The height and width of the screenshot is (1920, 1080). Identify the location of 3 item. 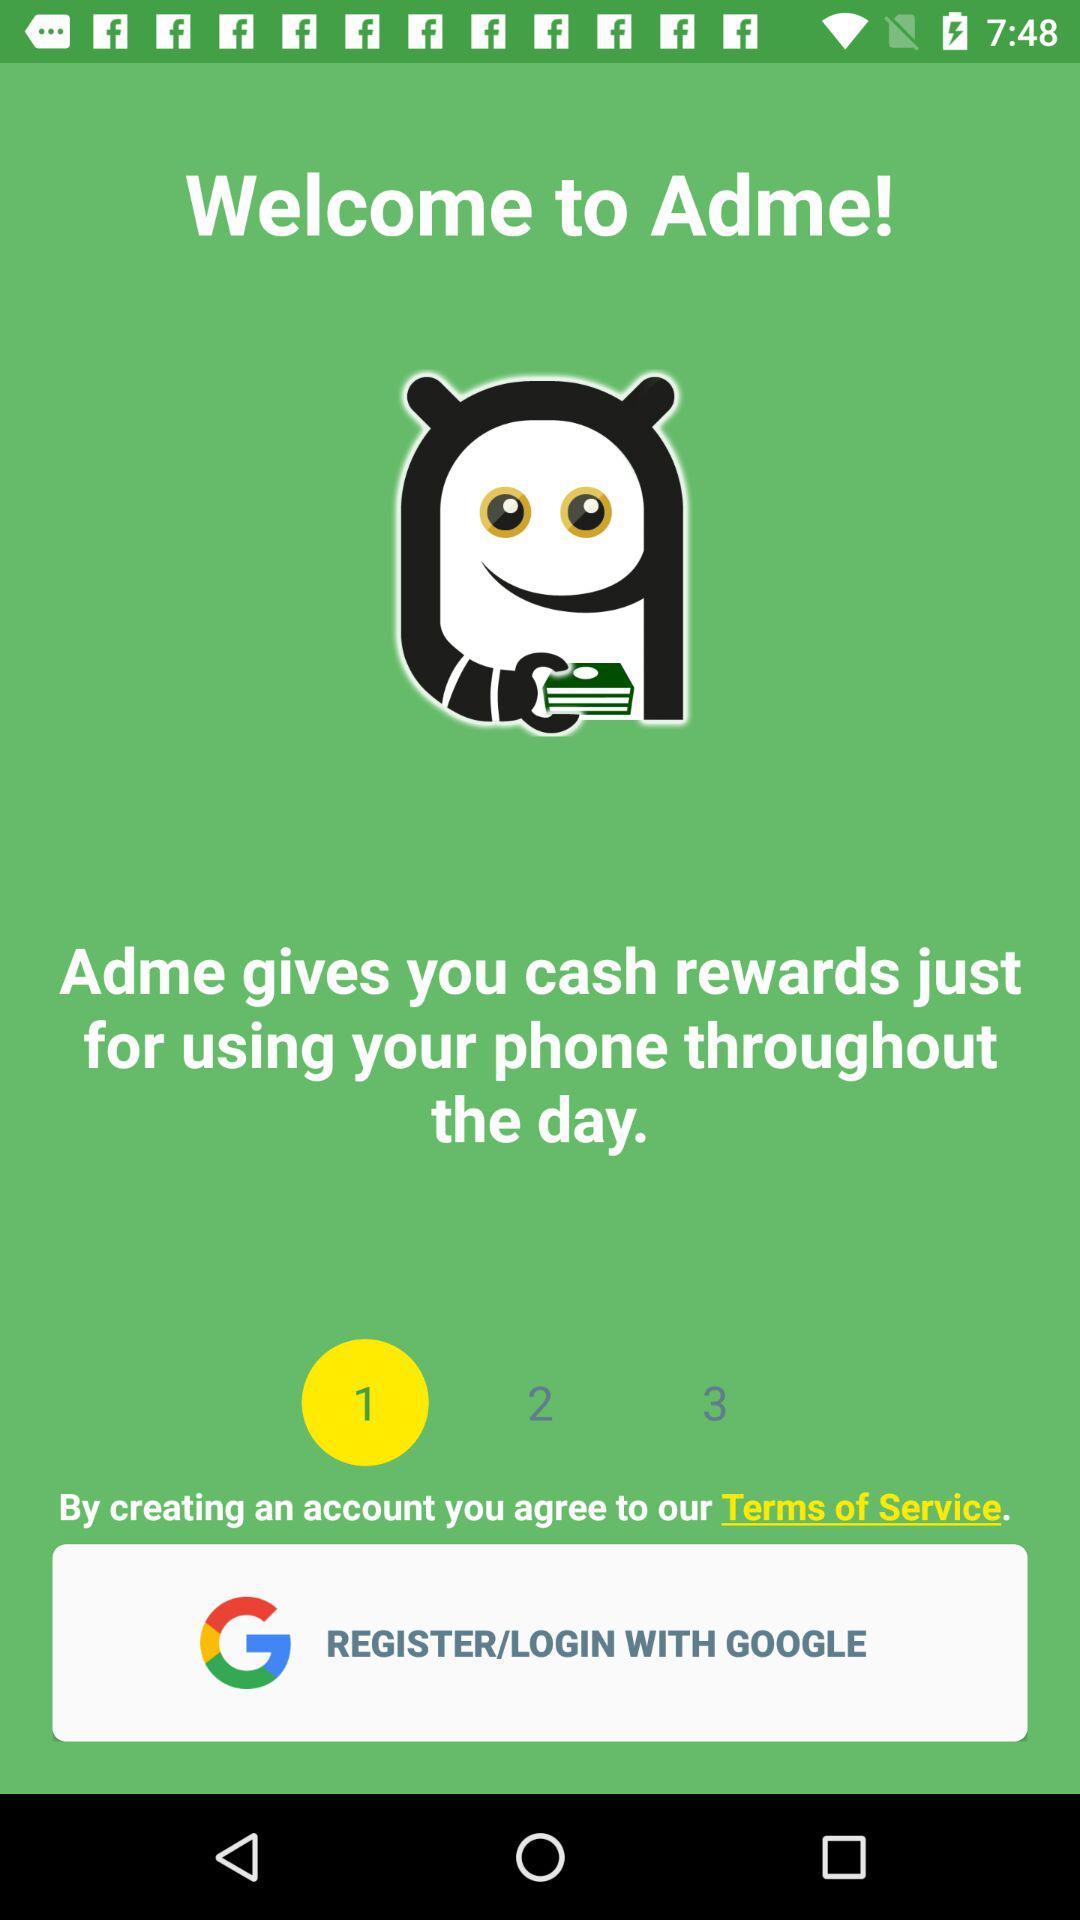
(714, 1401).